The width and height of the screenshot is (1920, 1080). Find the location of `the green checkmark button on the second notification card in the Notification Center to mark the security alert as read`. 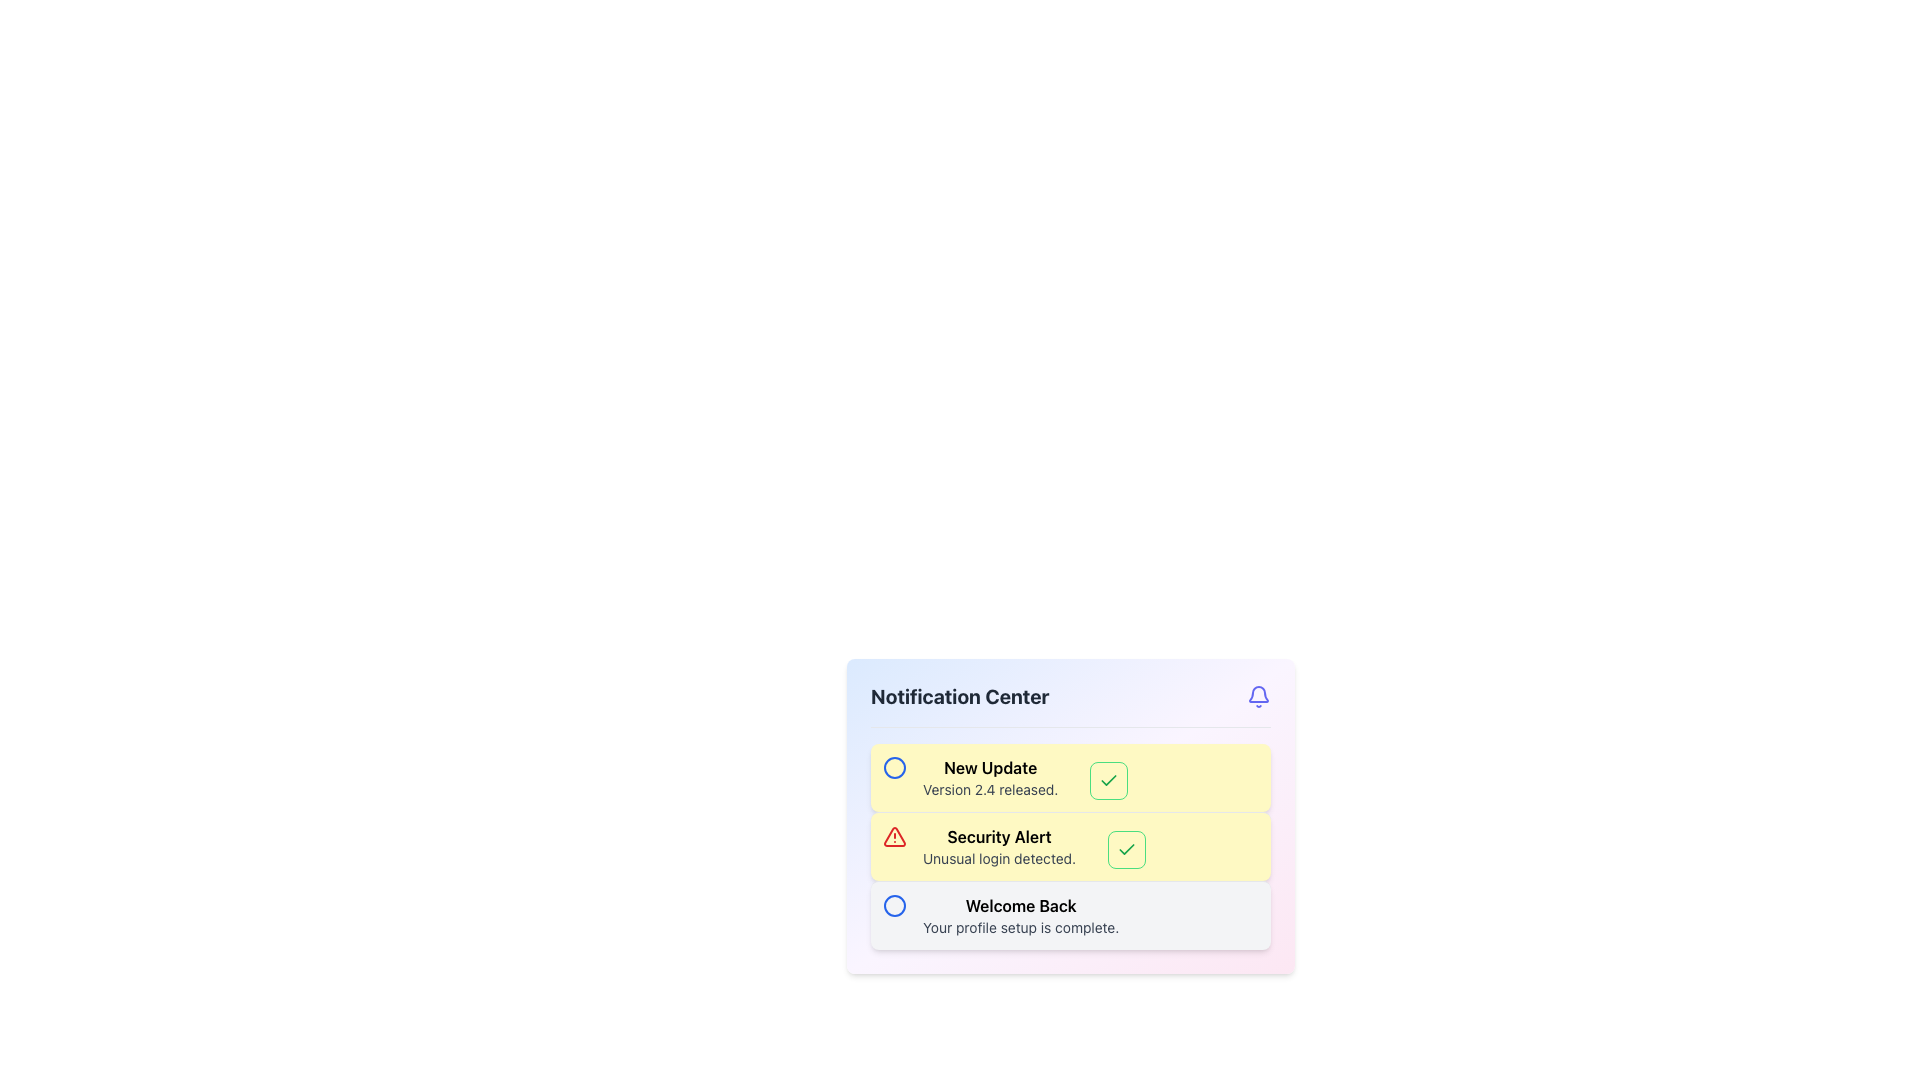

the green checkmark button on the second notification card in the Notification Center to mark the security alert as read is located at coordinates (1069, 845).